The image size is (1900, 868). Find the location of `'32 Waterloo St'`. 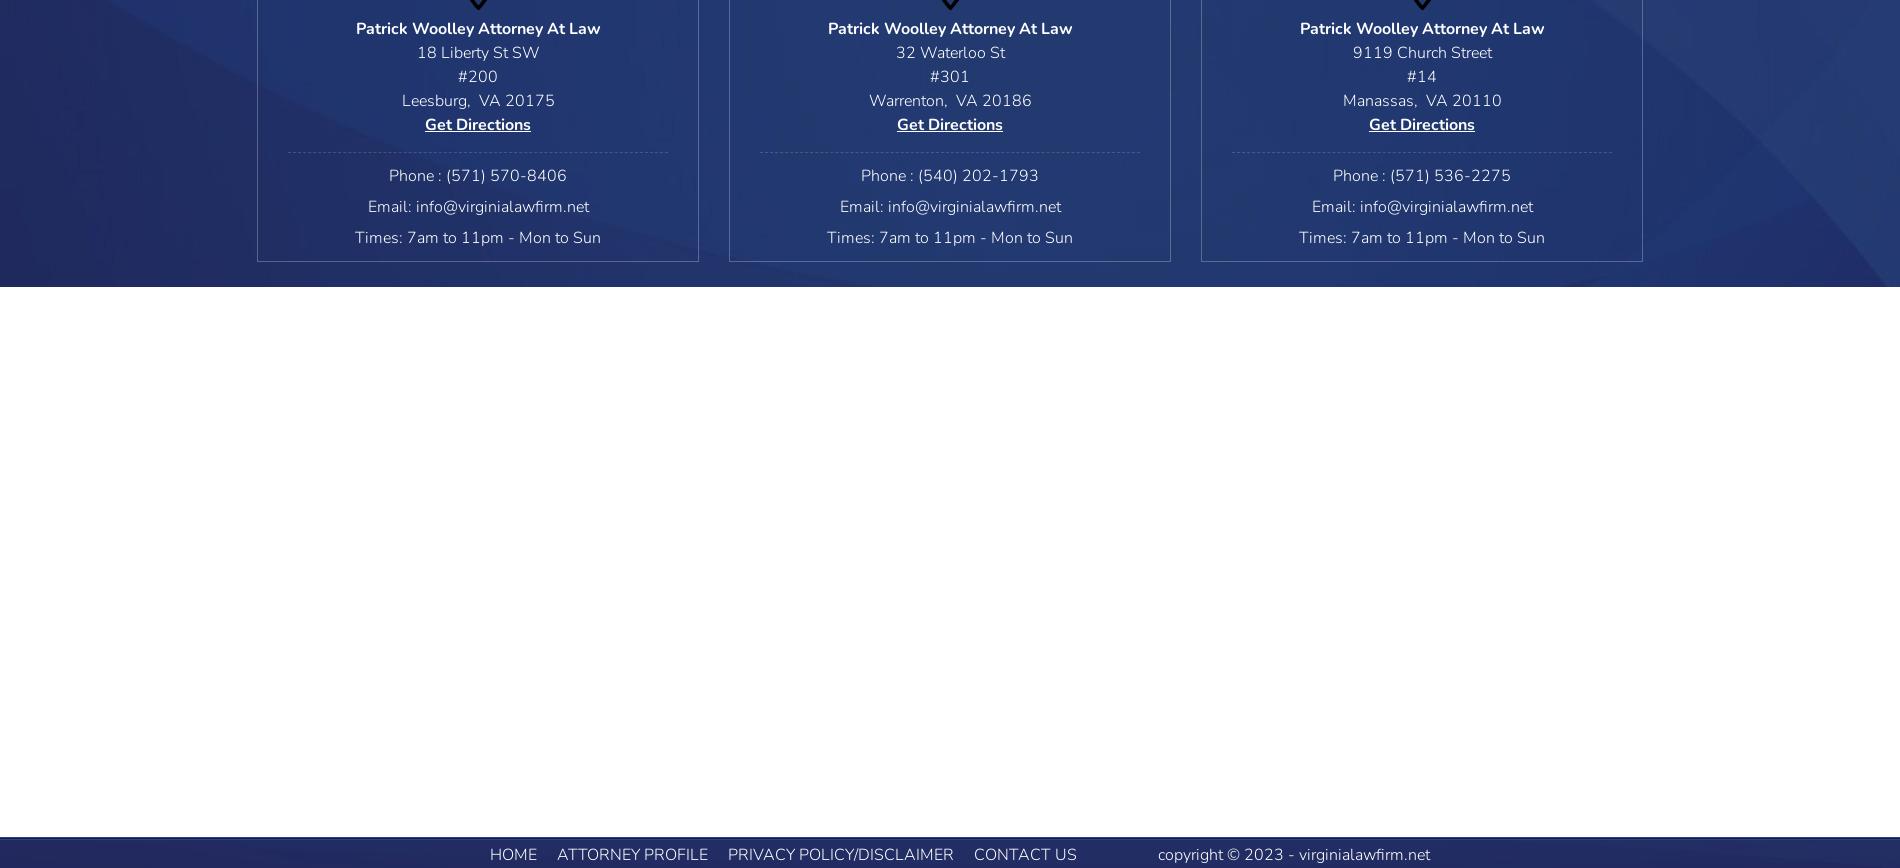

'32 Waterloo St' is located at coordinates (948, 53).